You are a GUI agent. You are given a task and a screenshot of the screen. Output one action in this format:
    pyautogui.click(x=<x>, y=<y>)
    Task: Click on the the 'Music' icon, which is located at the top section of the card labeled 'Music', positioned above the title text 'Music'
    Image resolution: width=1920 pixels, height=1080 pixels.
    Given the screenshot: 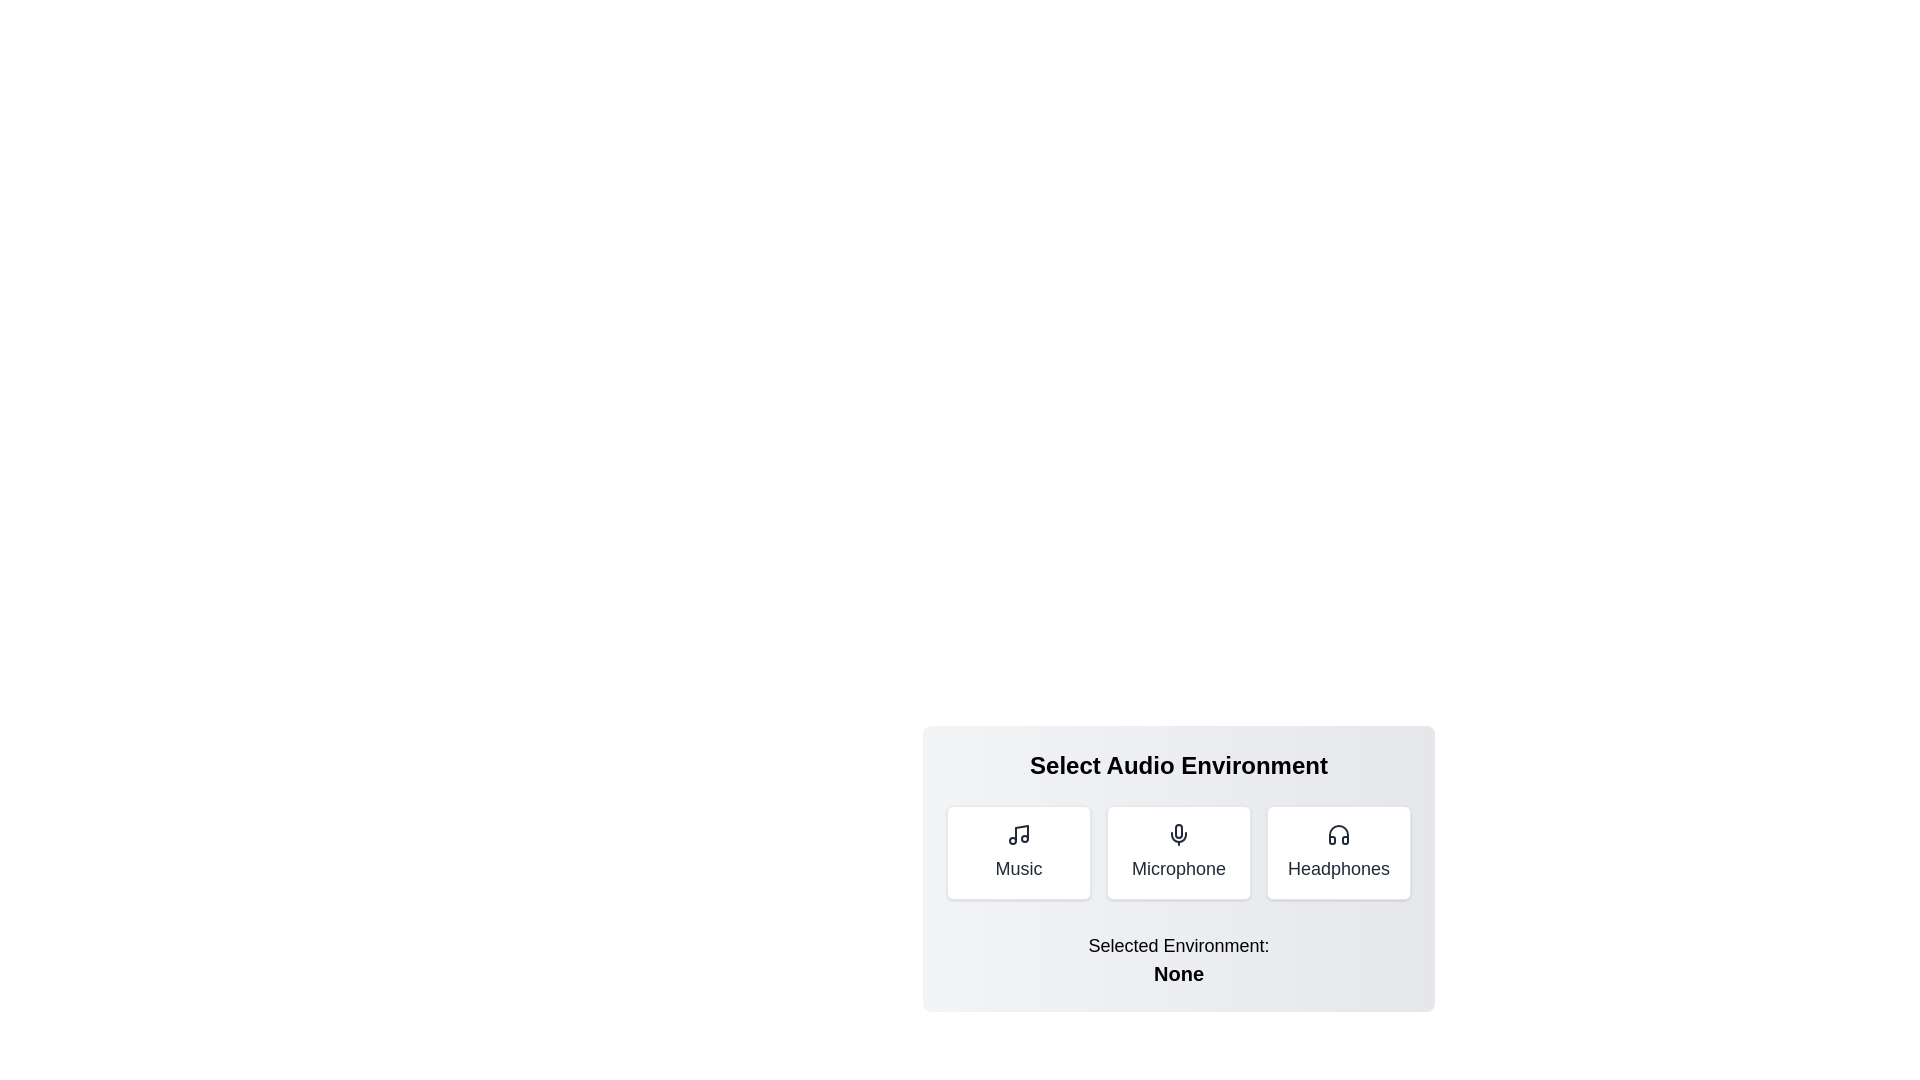 What is the action you would take?
    pyautogui.click(x=1018, y=834)
    